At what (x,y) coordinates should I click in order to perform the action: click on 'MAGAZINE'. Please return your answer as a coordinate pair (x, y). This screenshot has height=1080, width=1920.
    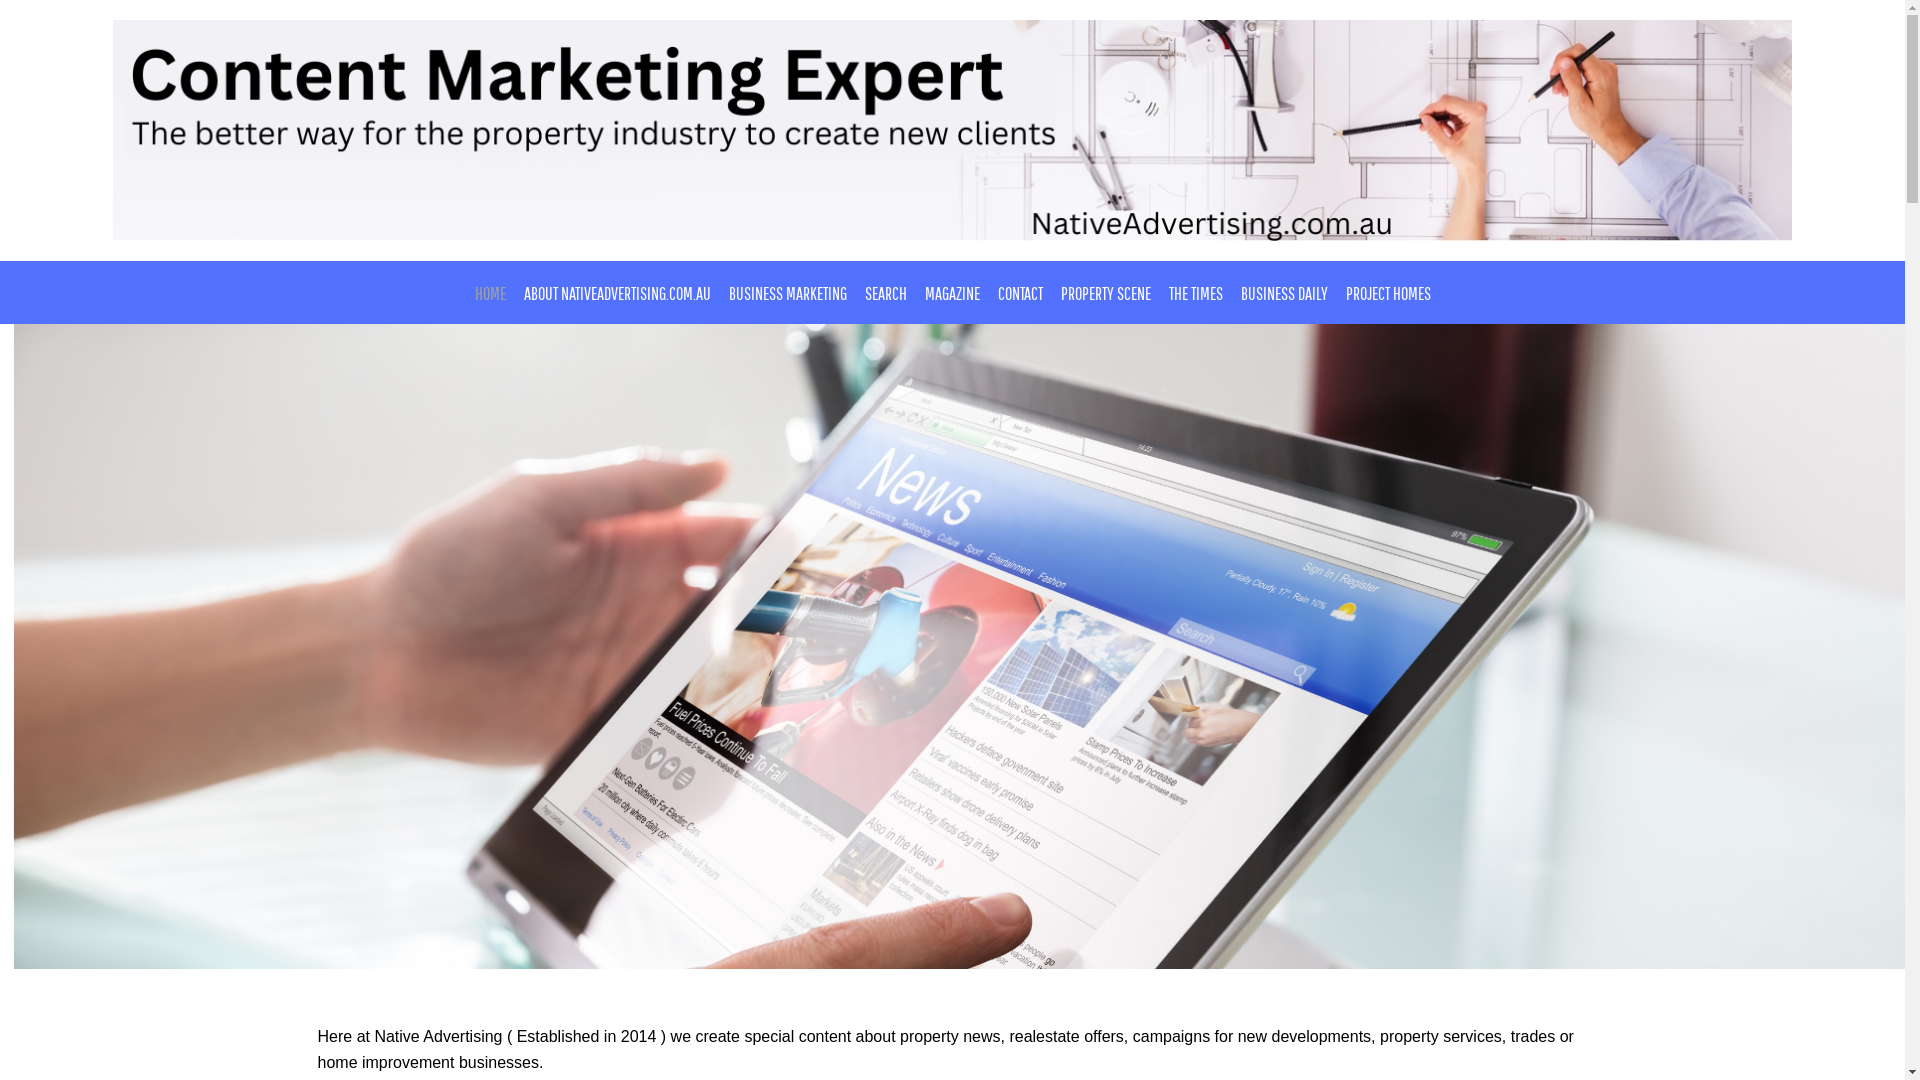
    Looking at the image, I should click on (951, 293).